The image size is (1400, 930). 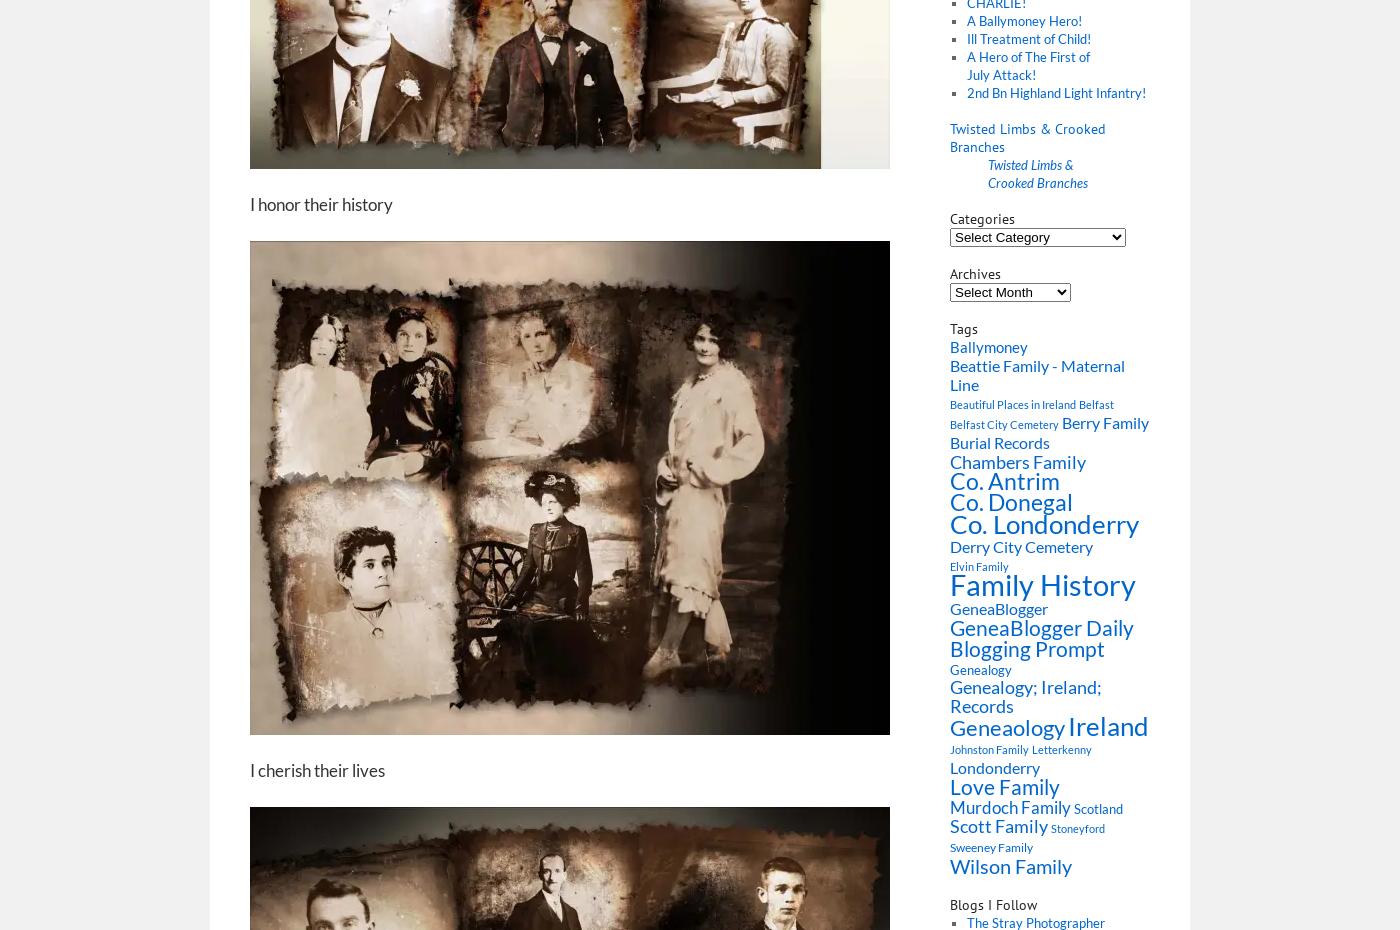 I want to click on 'Love Family', so click(x=1005, y=785).